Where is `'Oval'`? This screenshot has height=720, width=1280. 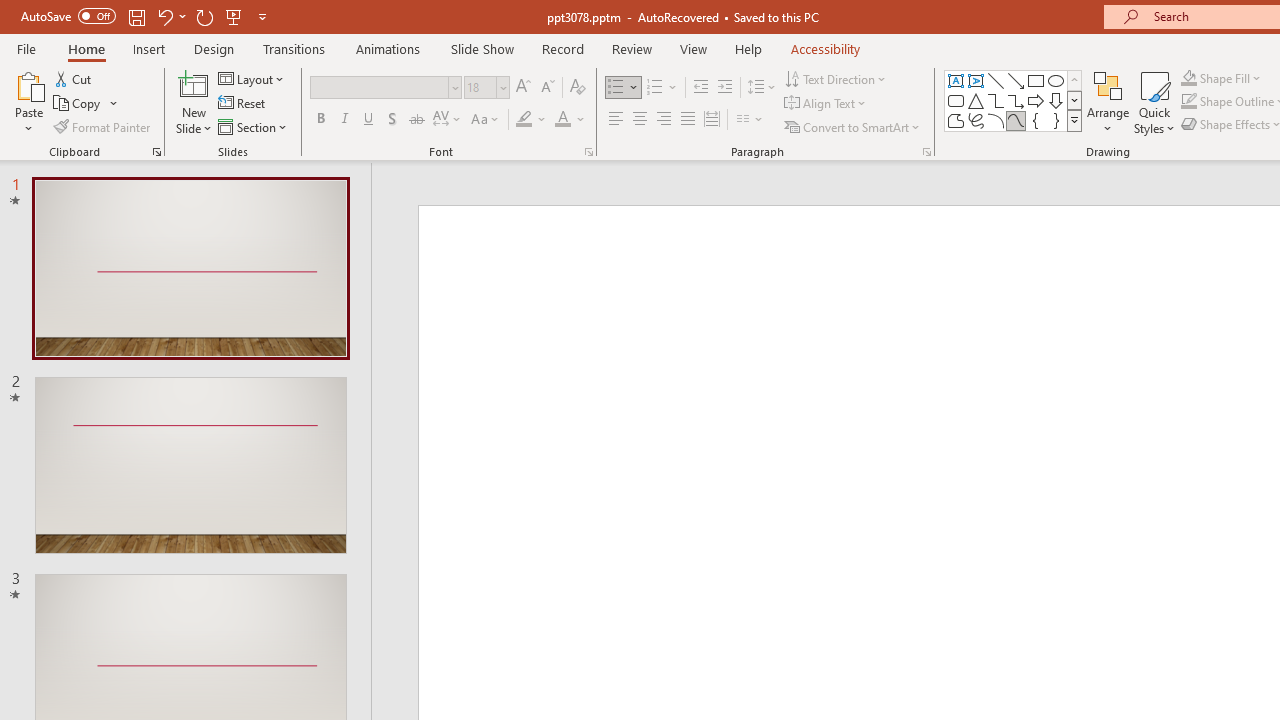
'Oval' is located at coordinates (1055, 80).